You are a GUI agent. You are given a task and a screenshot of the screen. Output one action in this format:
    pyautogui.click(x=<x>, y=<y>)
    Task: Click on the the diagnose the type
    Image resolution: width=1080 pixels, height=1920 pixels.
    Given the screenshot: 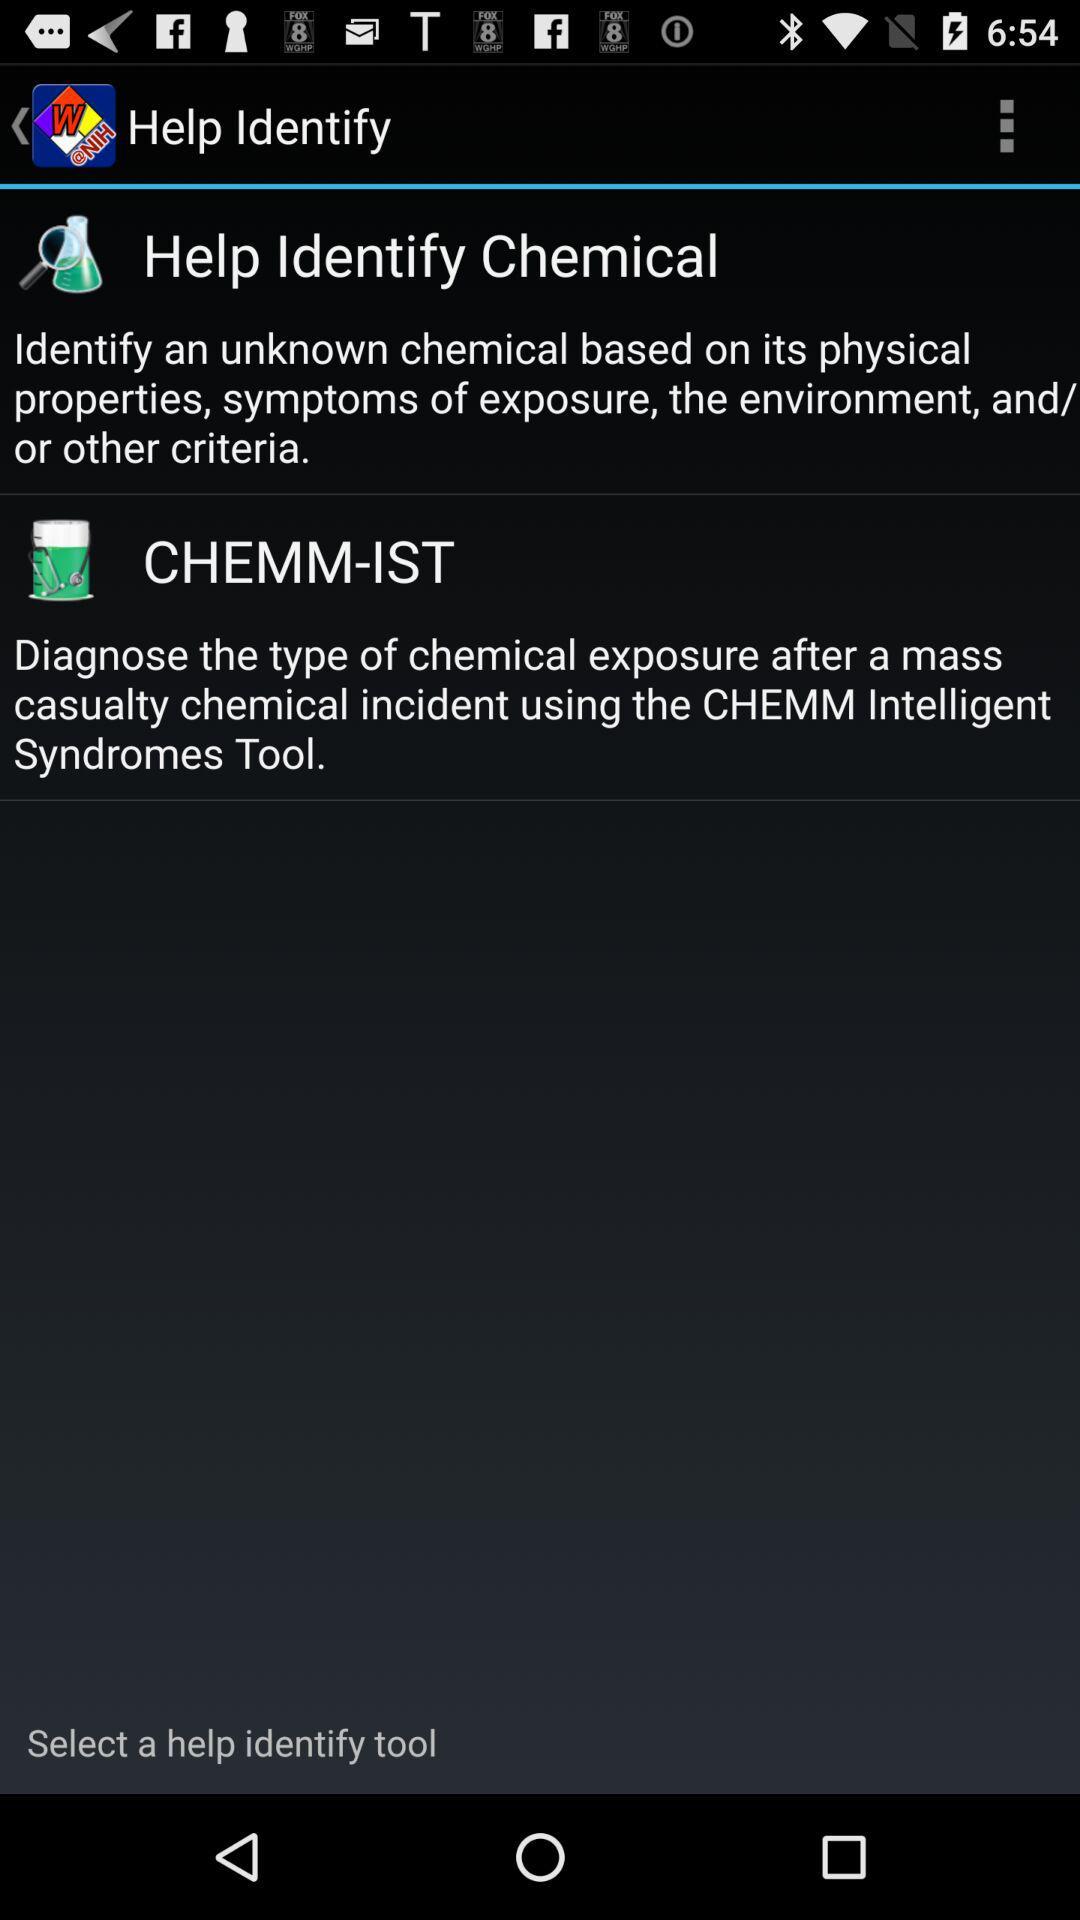 What is the action you would take?
    pyautogui.click(x=546, y=702)
    